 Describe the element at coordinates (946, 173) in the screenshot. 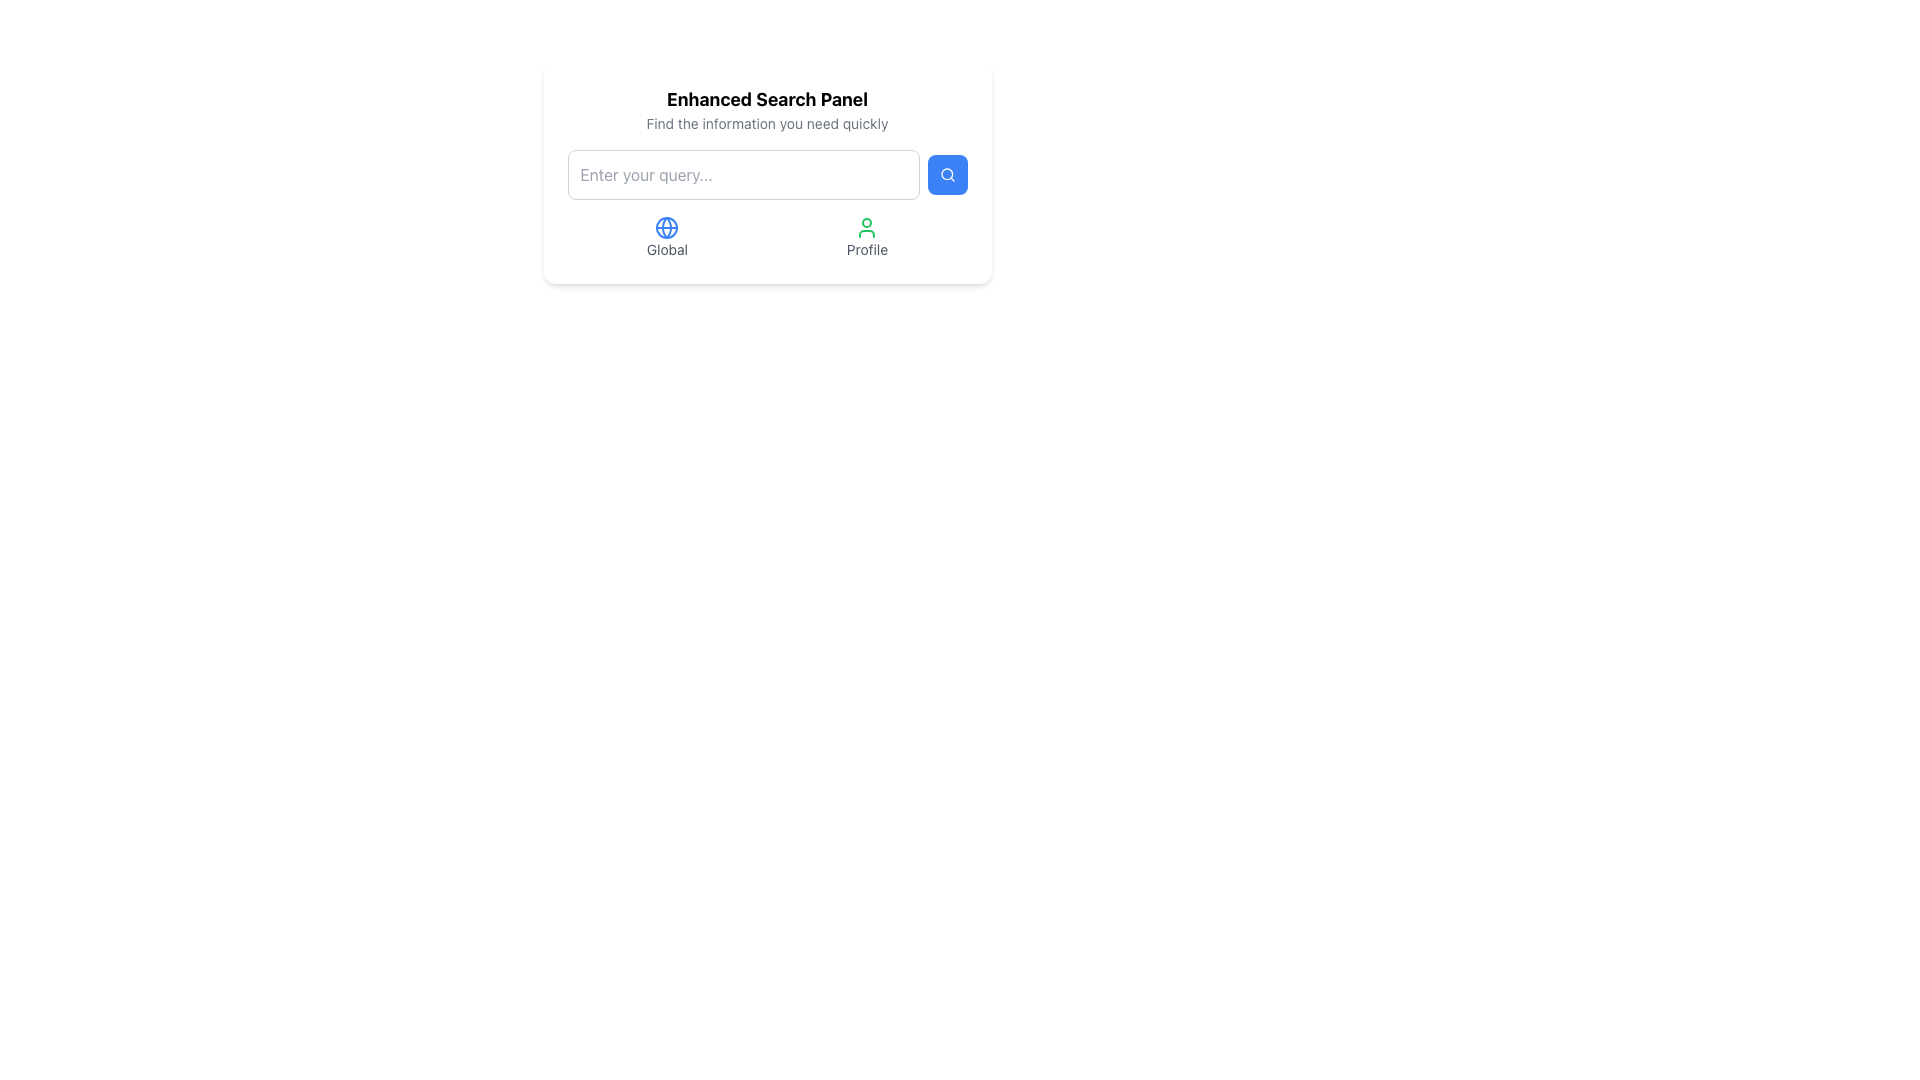

I see `the circular blue button with a white magnifying glass icon` at that location.